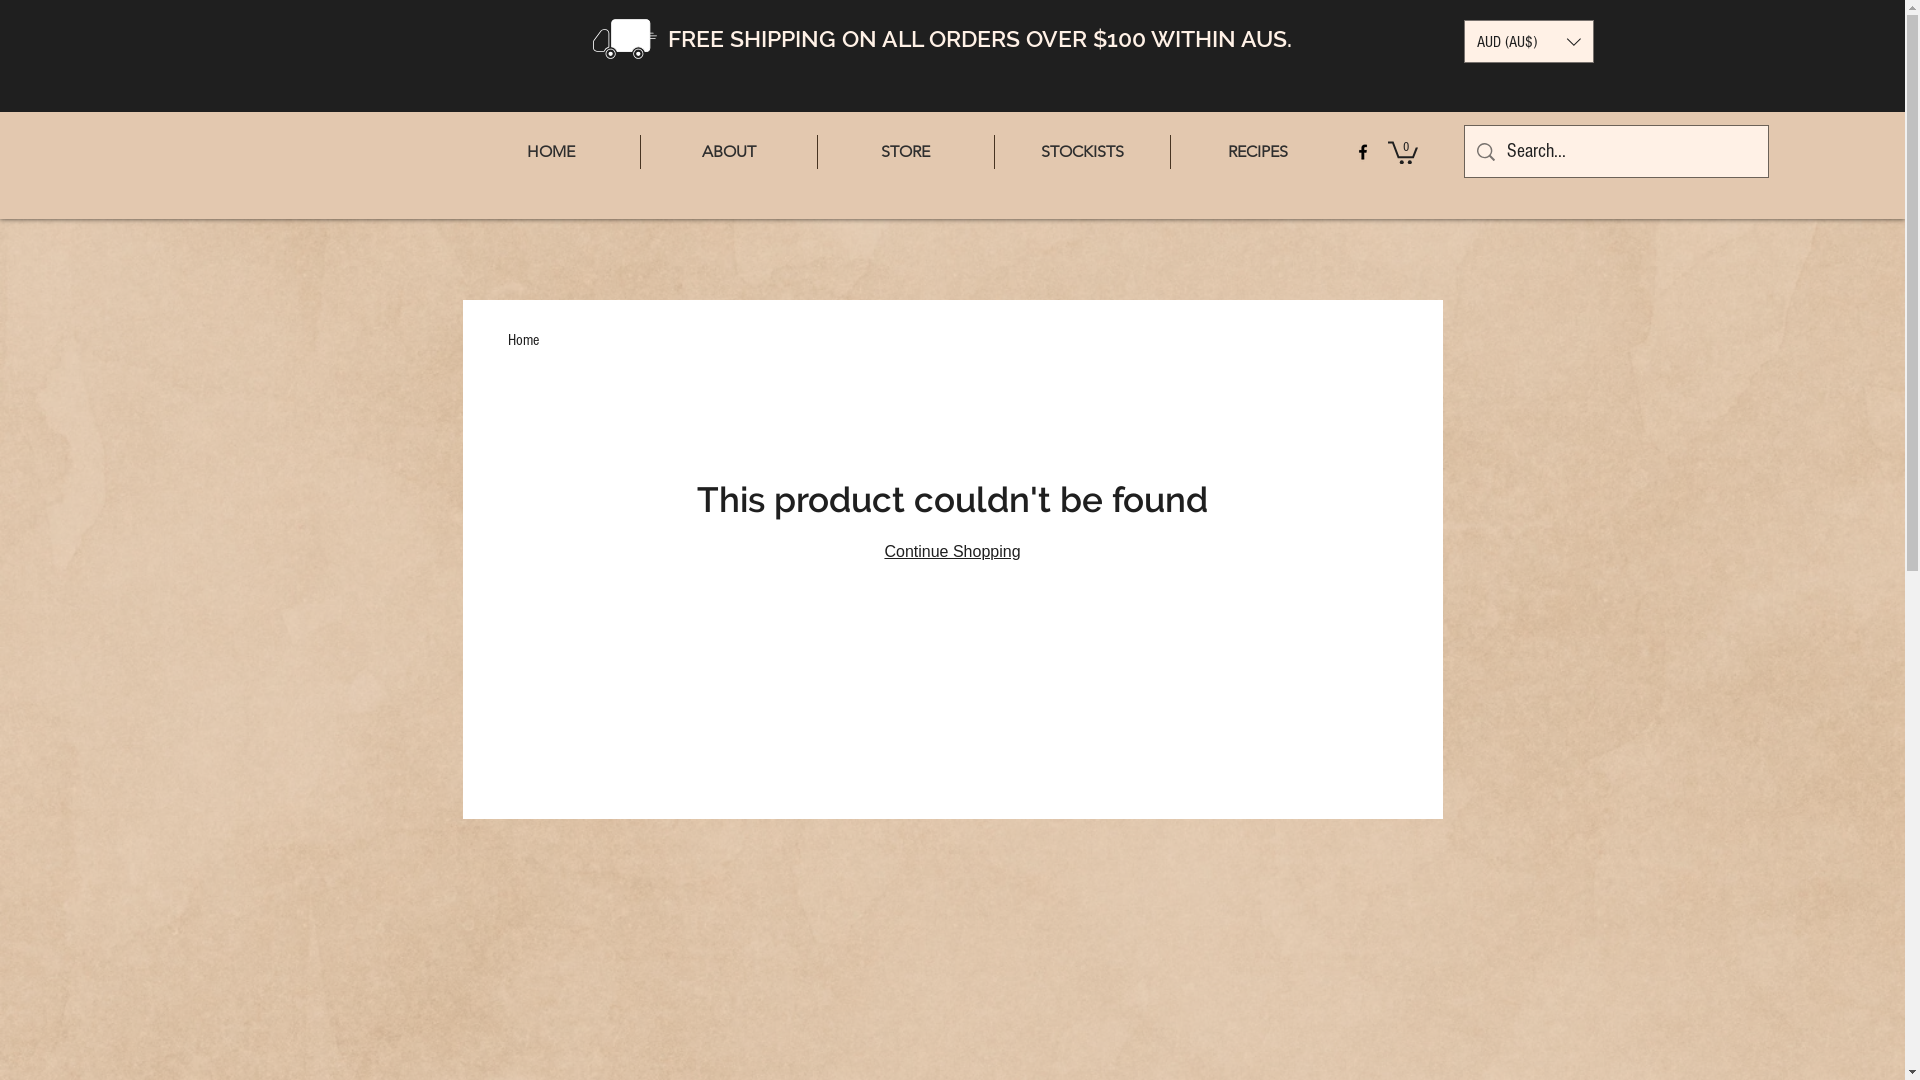 This screenshot has width=1920, height=1080. Describe the element at coordinates (1170, 150) in the screenshot. I see `'RECIPES'` at that location.